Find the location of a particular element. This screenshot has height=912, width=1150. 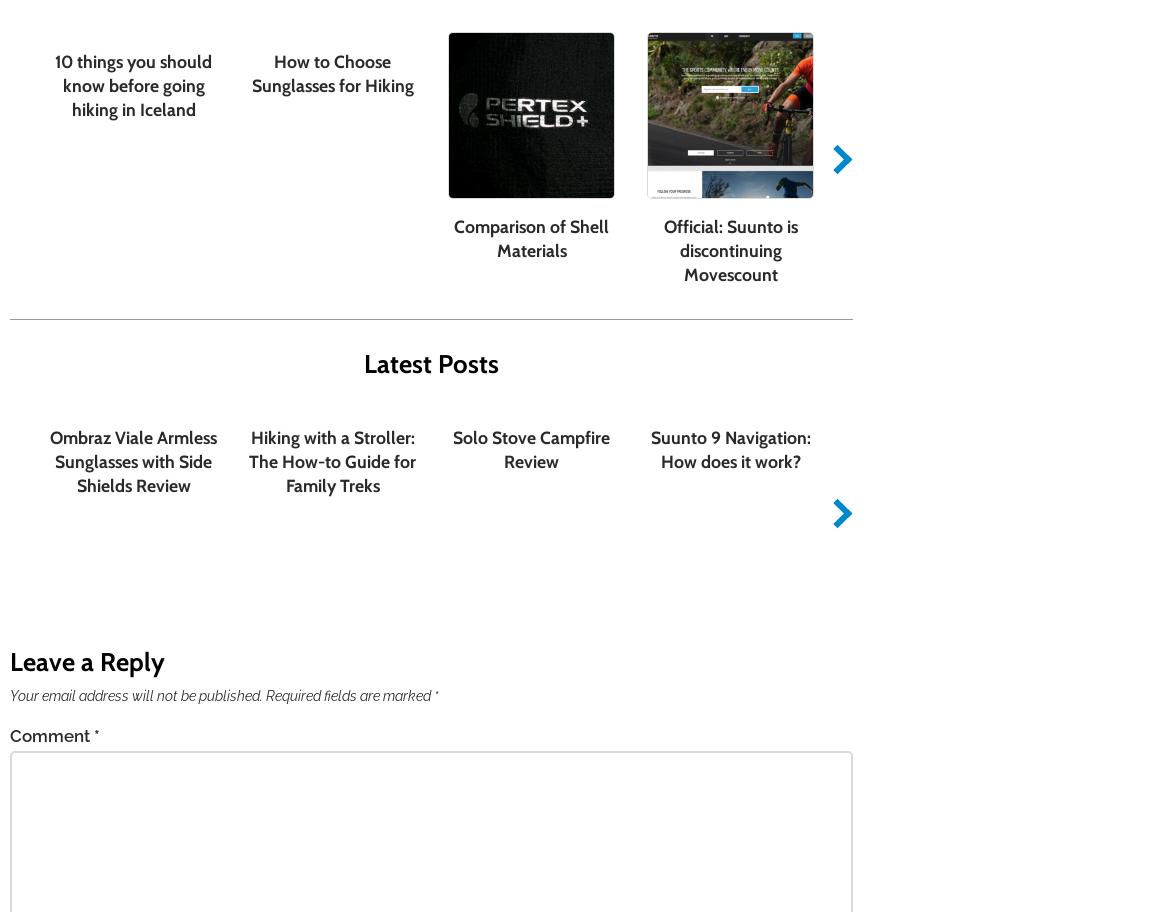

'Required fields are marked' is located at coordinates (349, 694).